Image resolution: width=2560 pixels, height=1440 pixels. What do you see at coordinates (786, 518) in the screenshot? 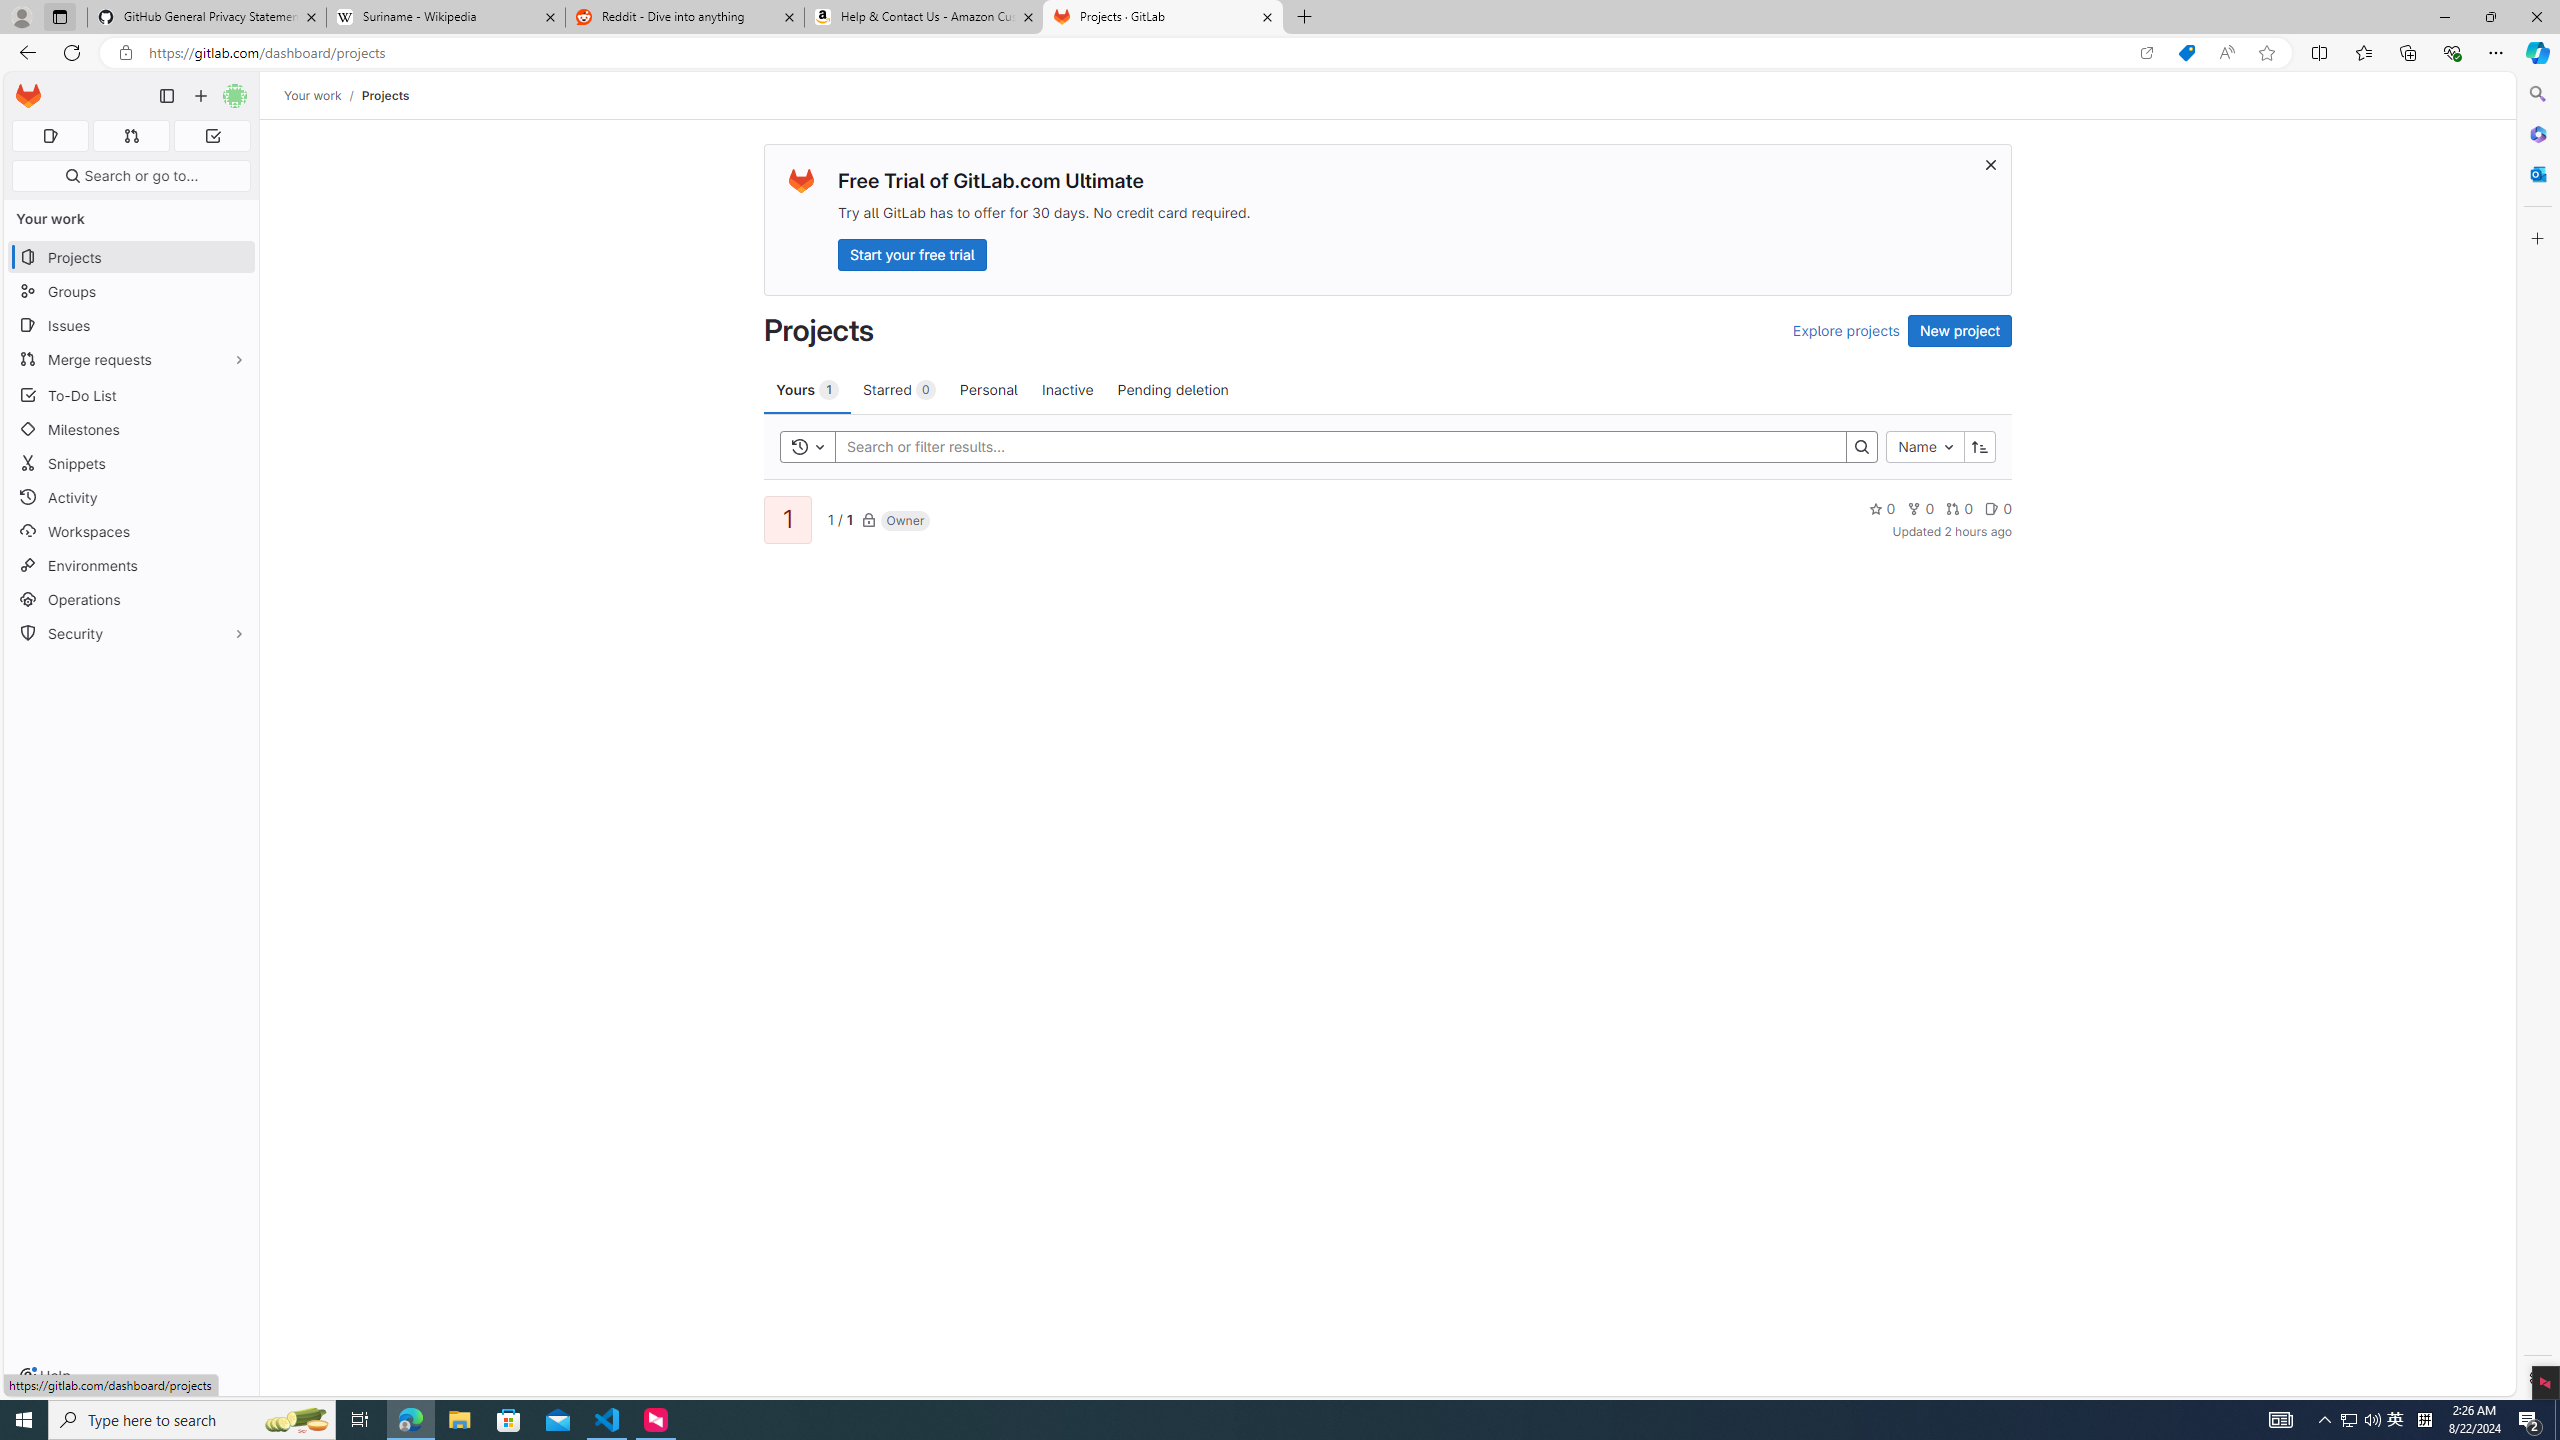
I see `'1'` at bounding box center [786, 518].